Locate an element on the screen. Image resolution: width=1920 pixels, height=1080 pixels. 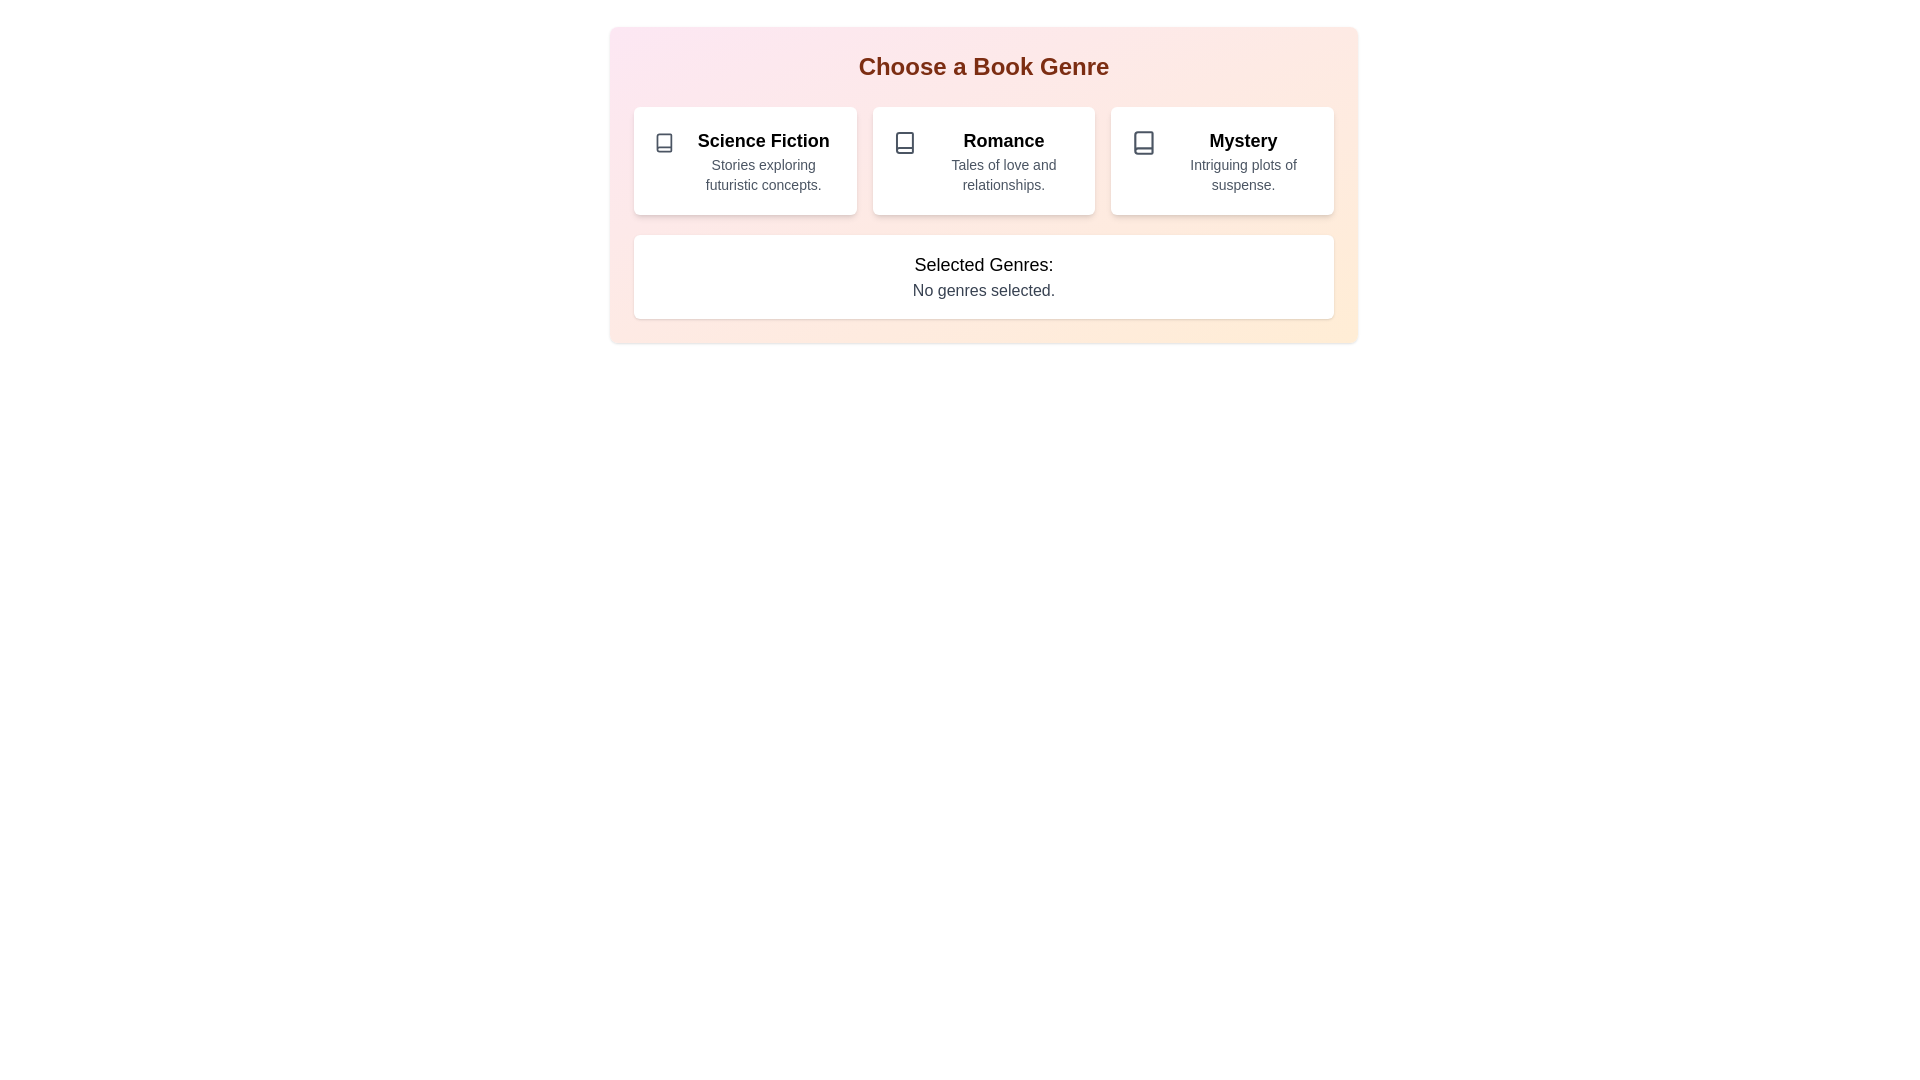
the 'Science Fiction' text element, which is the first of three horizontally aligned options in a grid, styled in bold large font above a smaller muted gray description is located at coordinates (762, 160).